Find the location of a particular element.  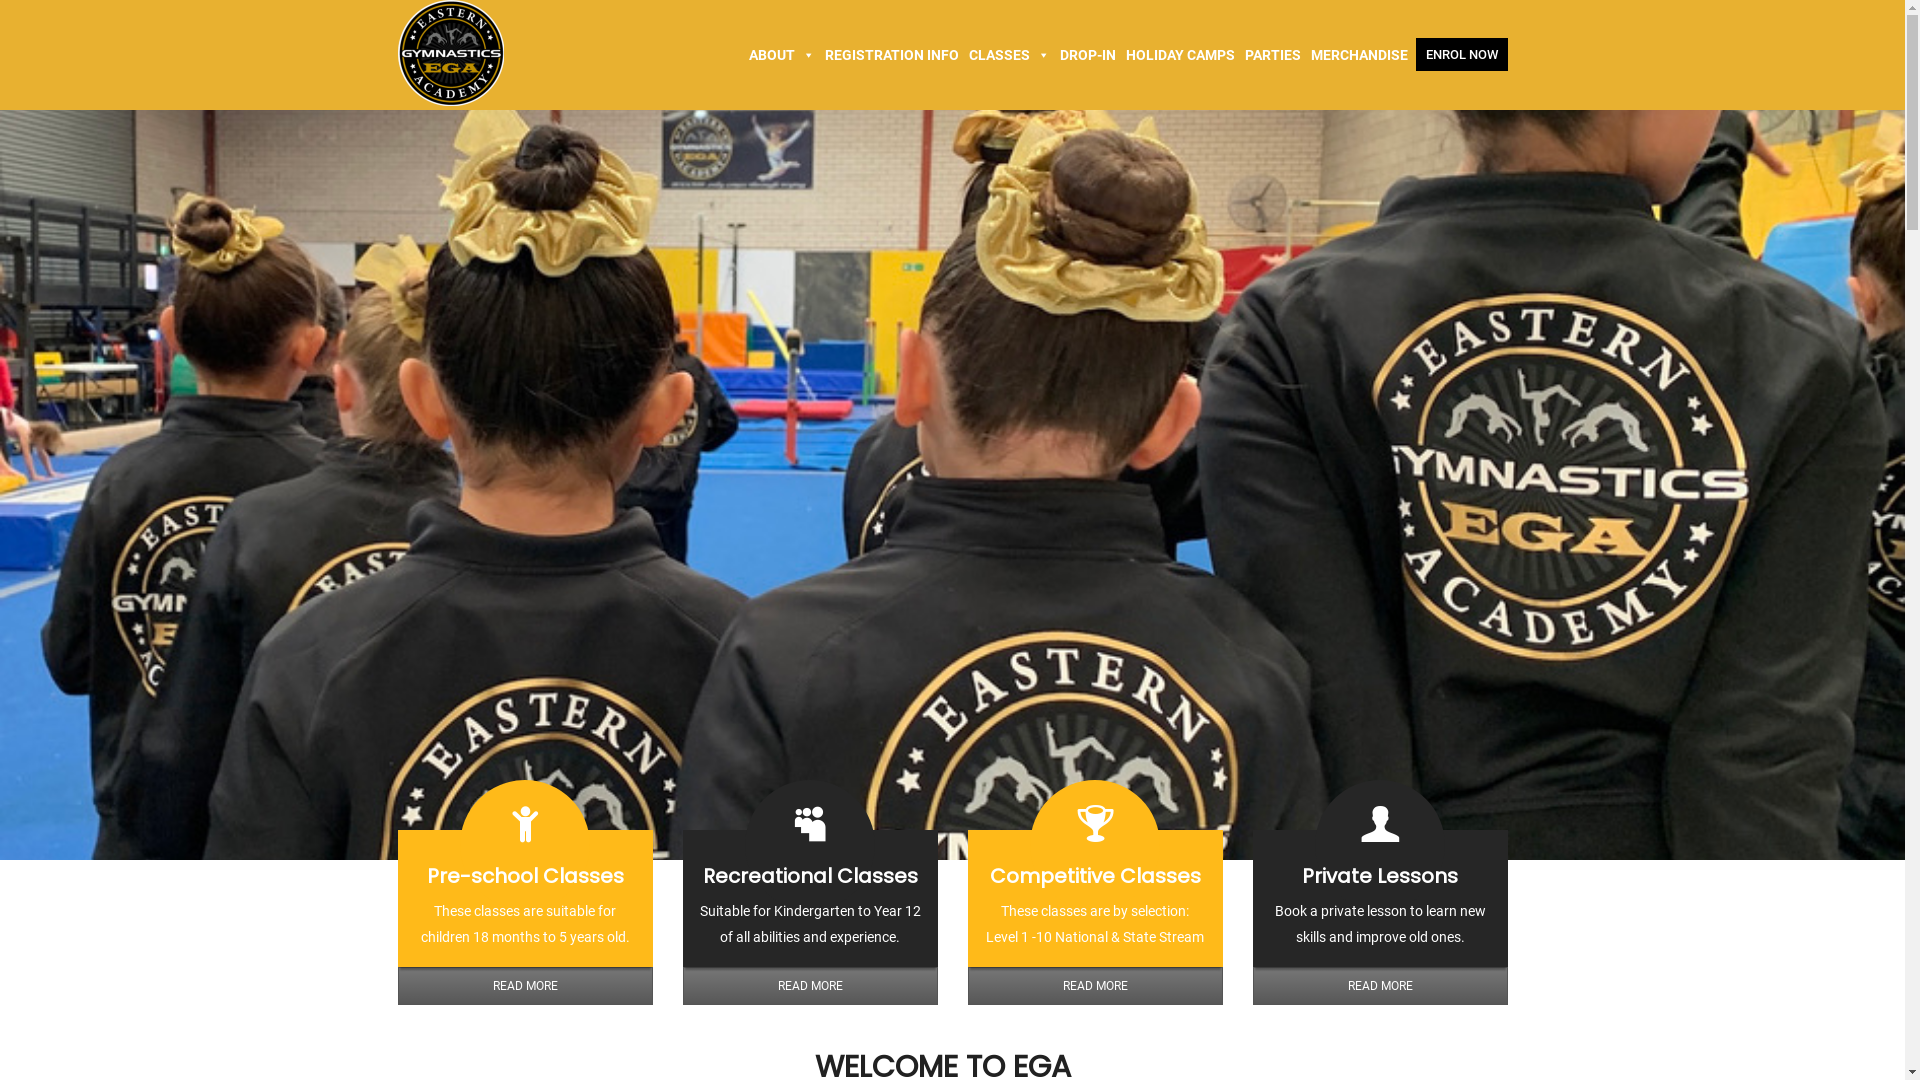

'HOLIDAY CAMPS' is located at coordinates (1179, 53).